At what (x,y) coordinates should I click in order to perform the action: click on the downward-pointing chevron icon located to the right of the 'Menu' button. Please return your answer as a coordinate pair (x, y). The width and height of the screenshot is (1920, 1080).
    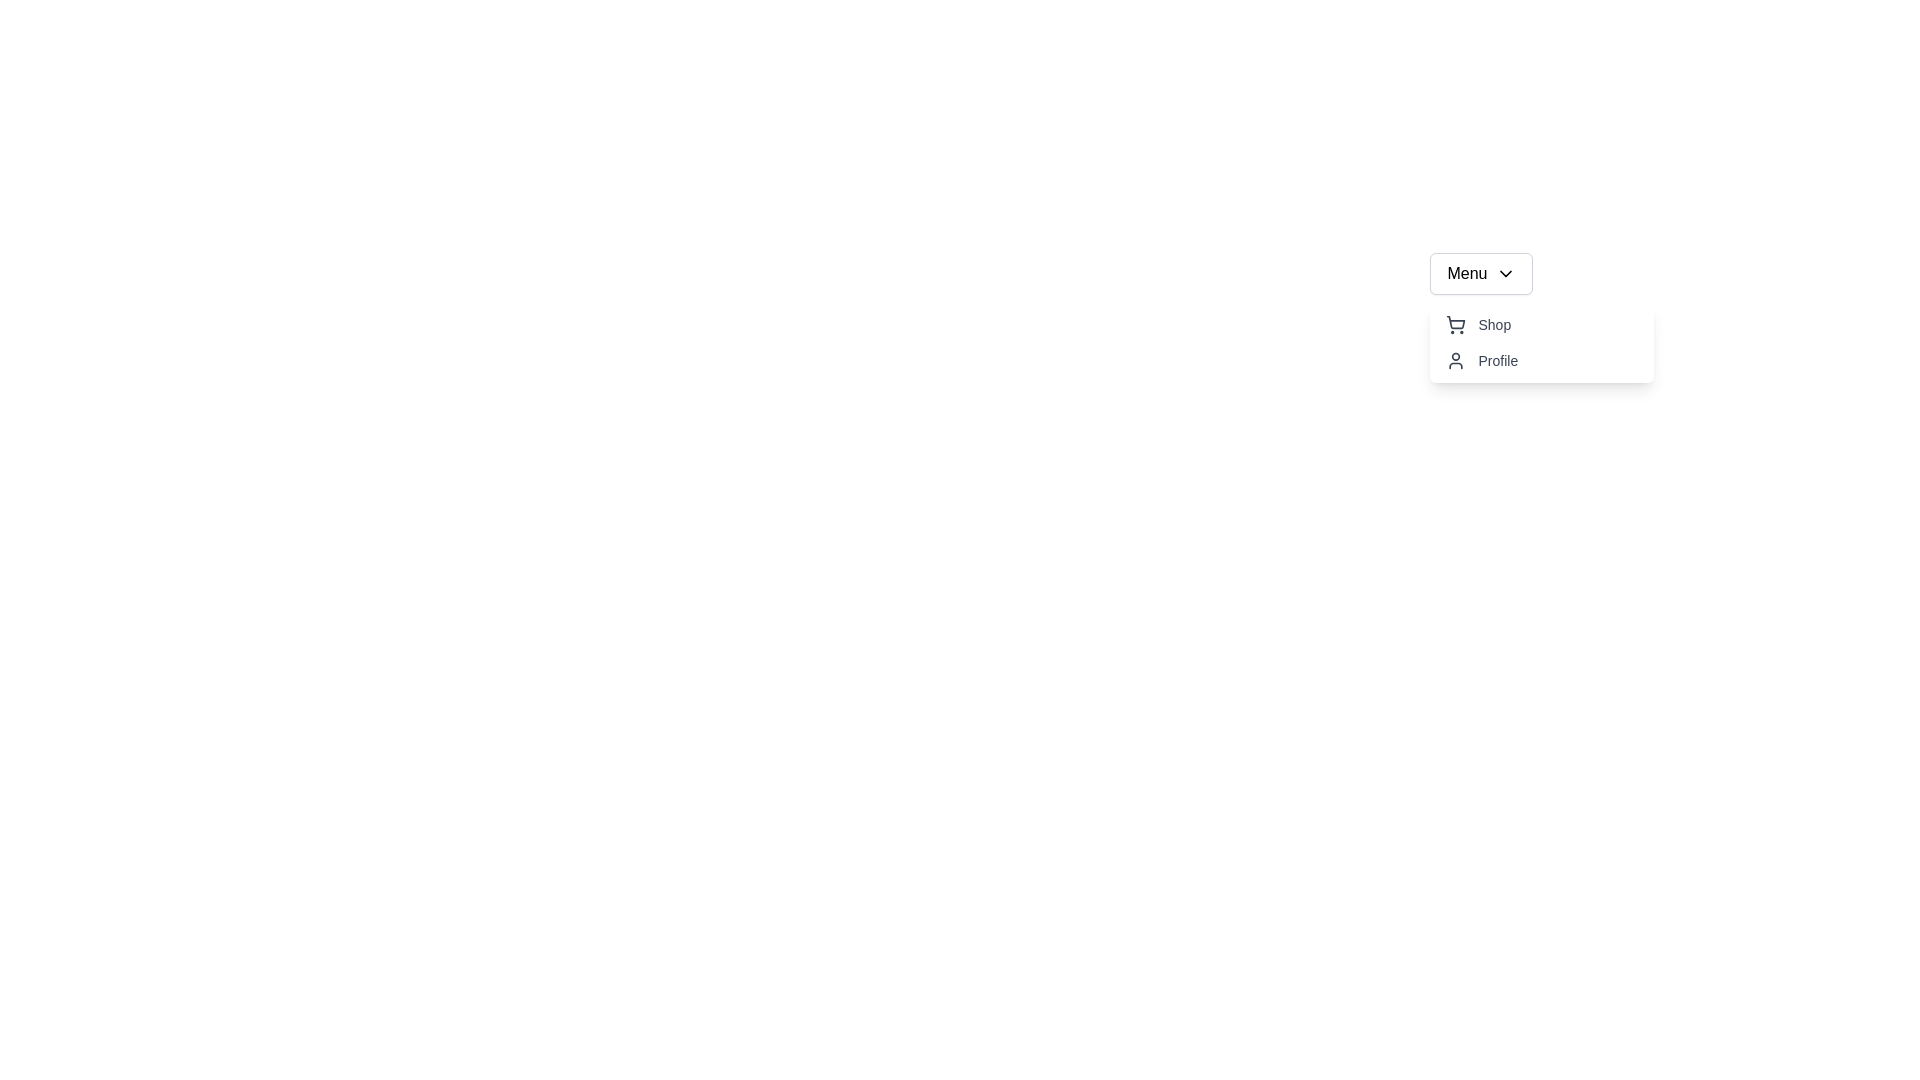
    Looking at the image, I should click on (1505, 273).